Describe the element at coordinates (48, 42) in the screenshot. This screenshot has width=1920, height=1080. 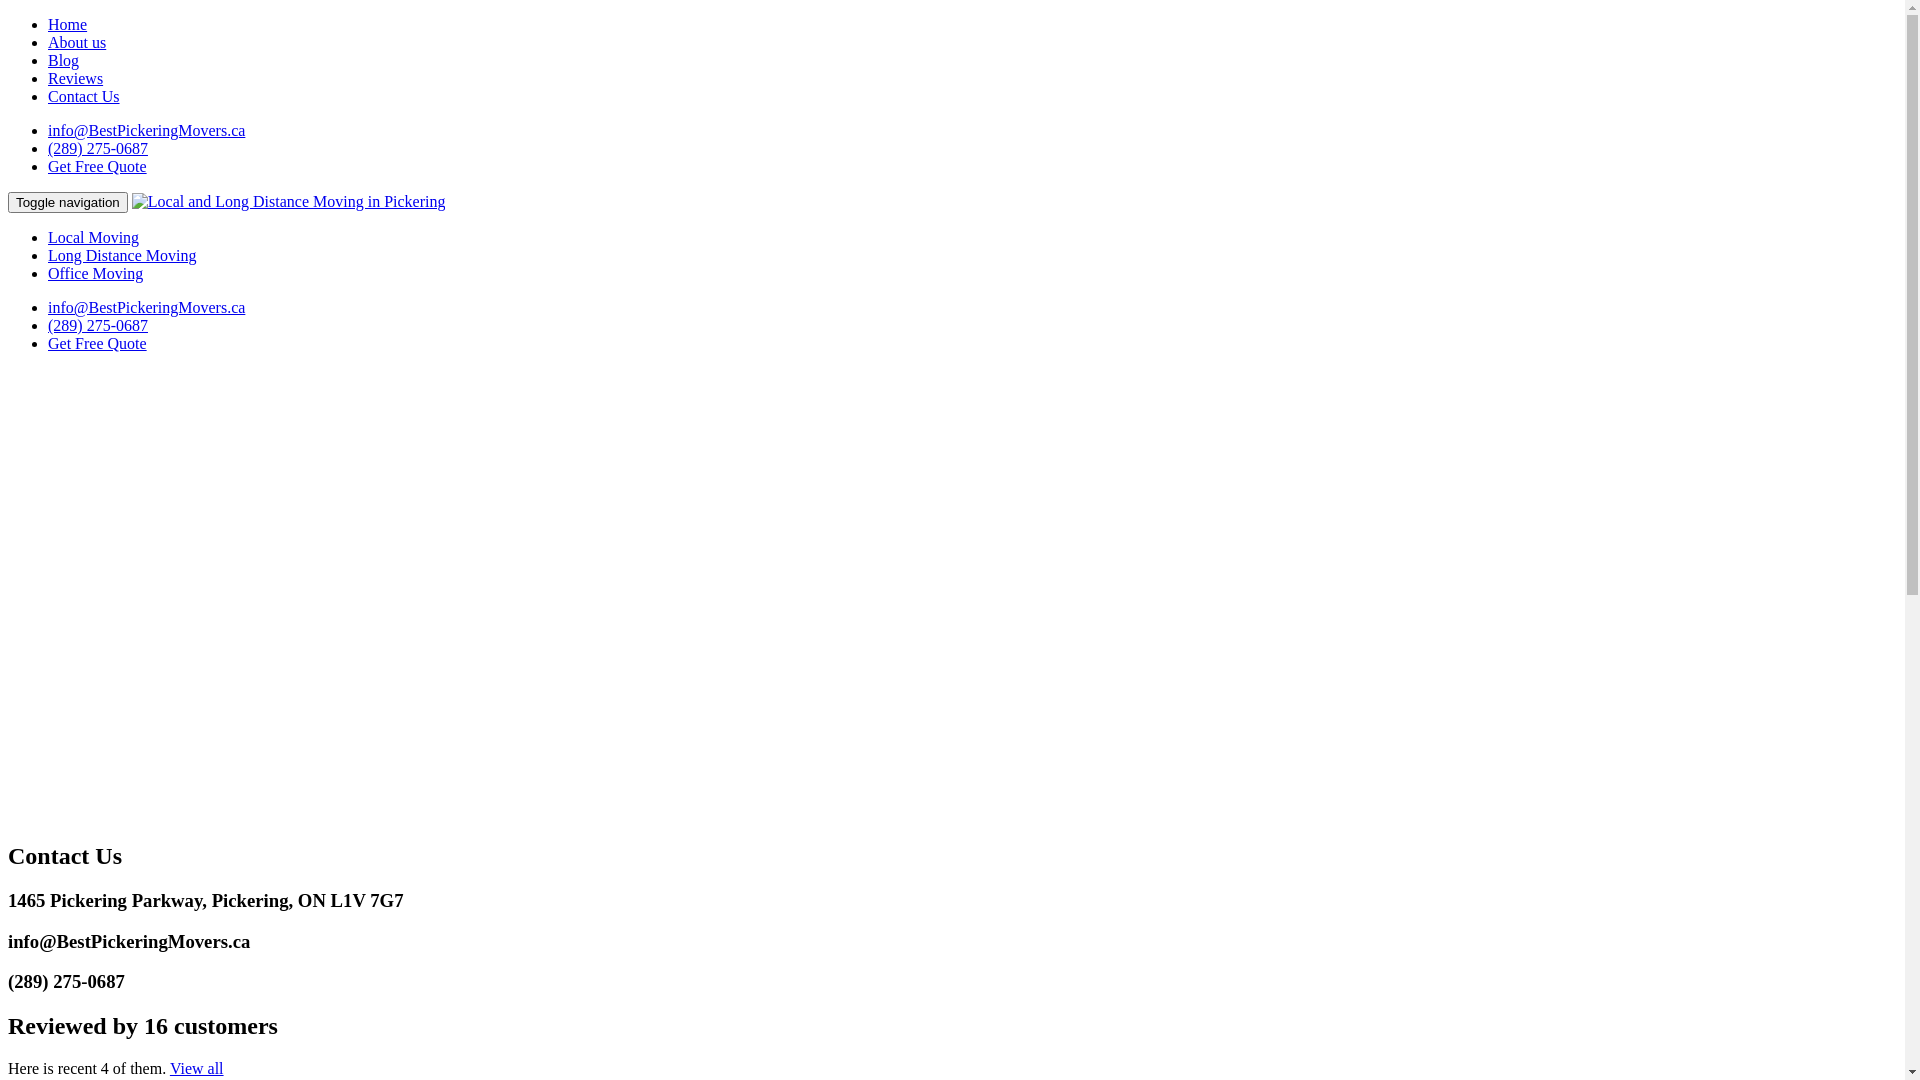
I see `'About us'` at that location.